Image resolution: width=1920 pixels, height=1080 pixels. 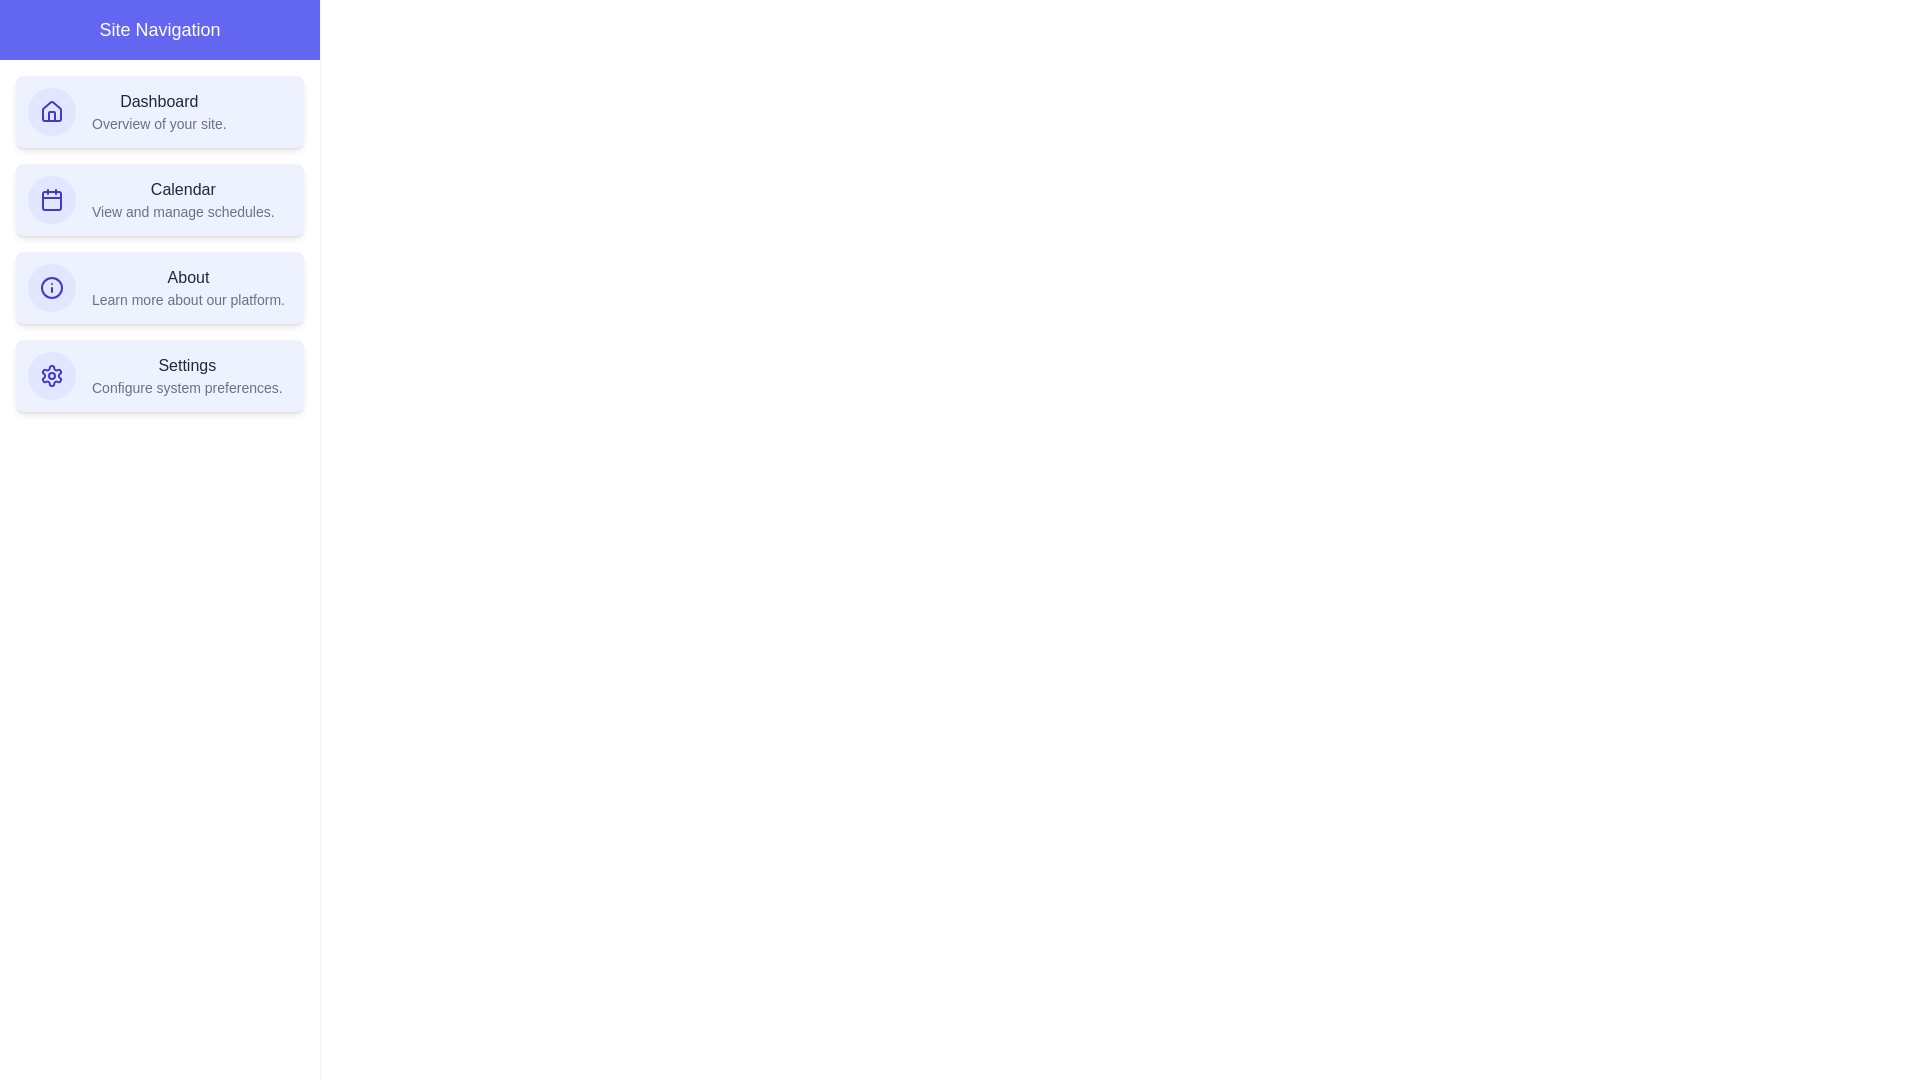 What do you see at coordinates (39, 39) in the screenshot?
I see `the top-left button to toggle the visibility of the drawer` at bounding box center [39, 39].